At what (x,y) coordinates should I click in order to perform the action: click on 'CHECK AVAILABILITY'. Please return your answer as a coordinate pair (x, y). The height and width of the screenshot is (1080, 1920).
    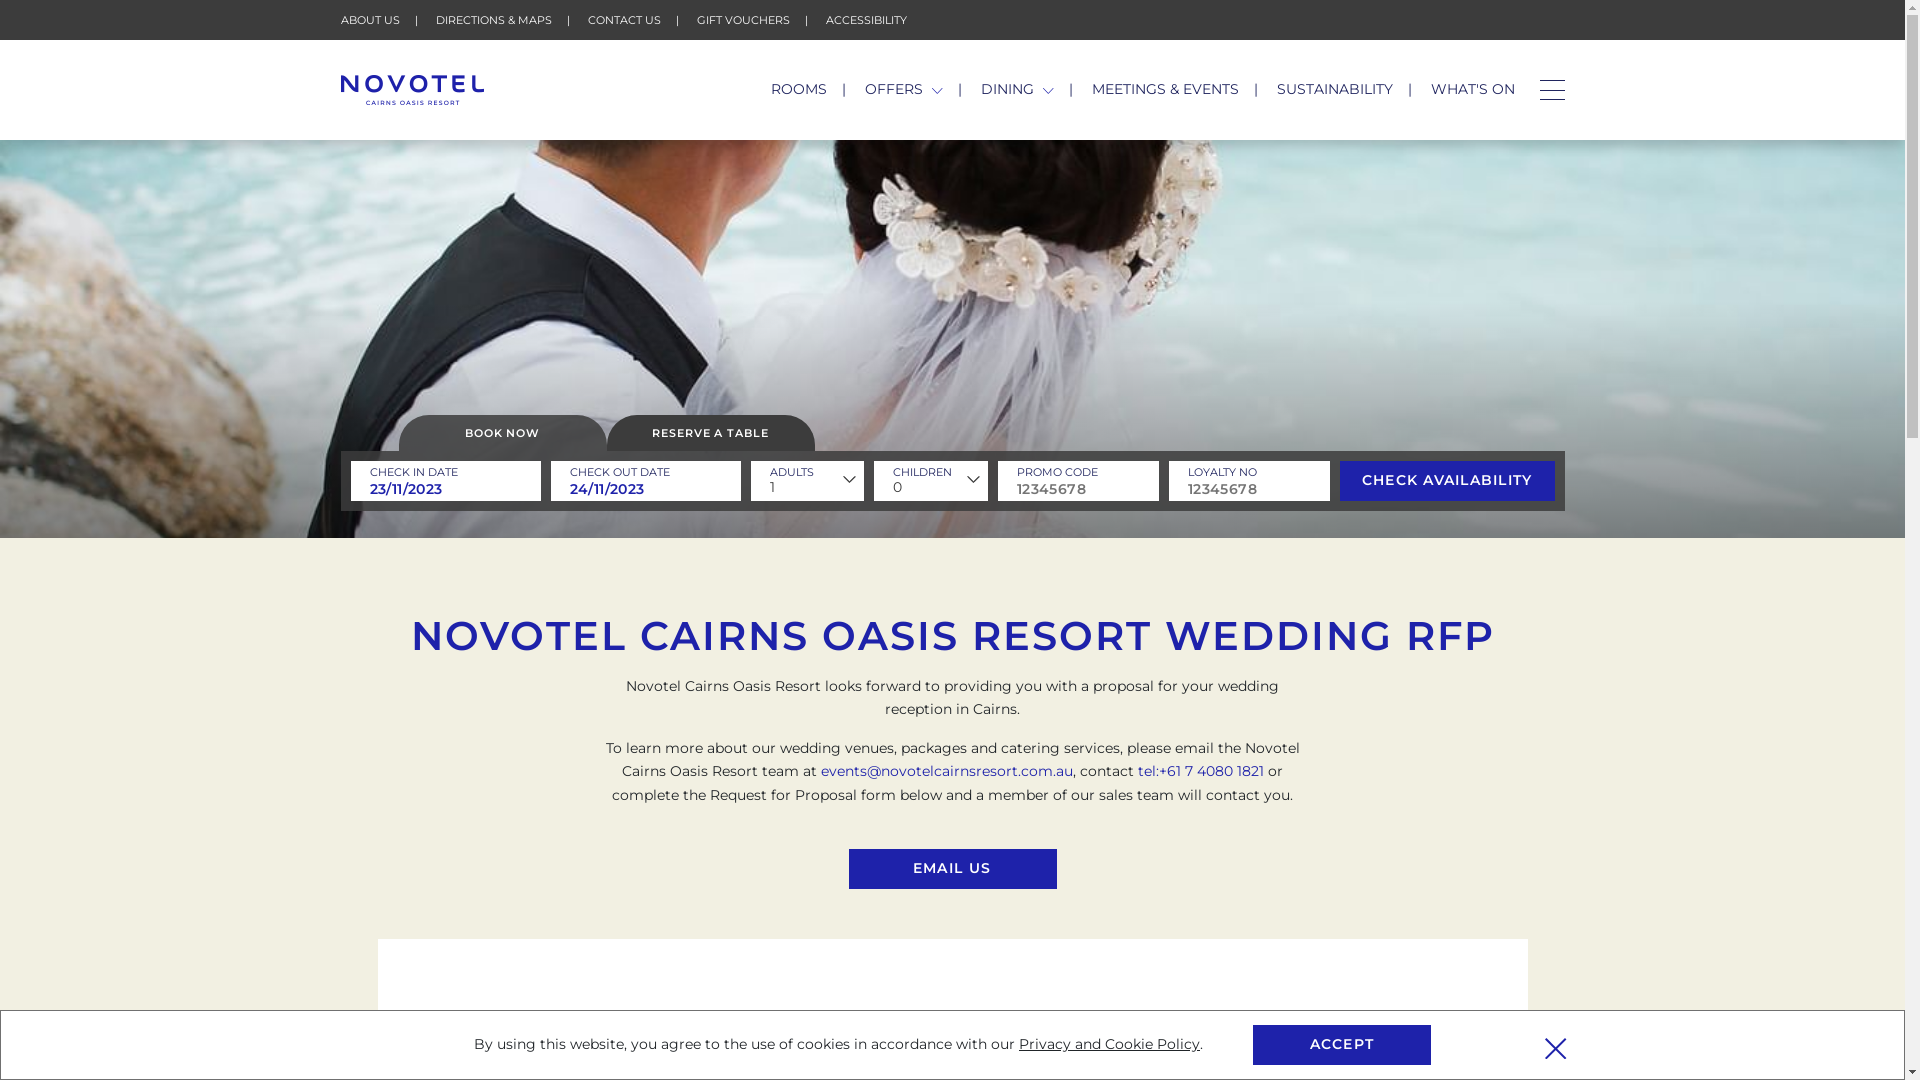
    Looking at the image, I should click on (1447, 481).